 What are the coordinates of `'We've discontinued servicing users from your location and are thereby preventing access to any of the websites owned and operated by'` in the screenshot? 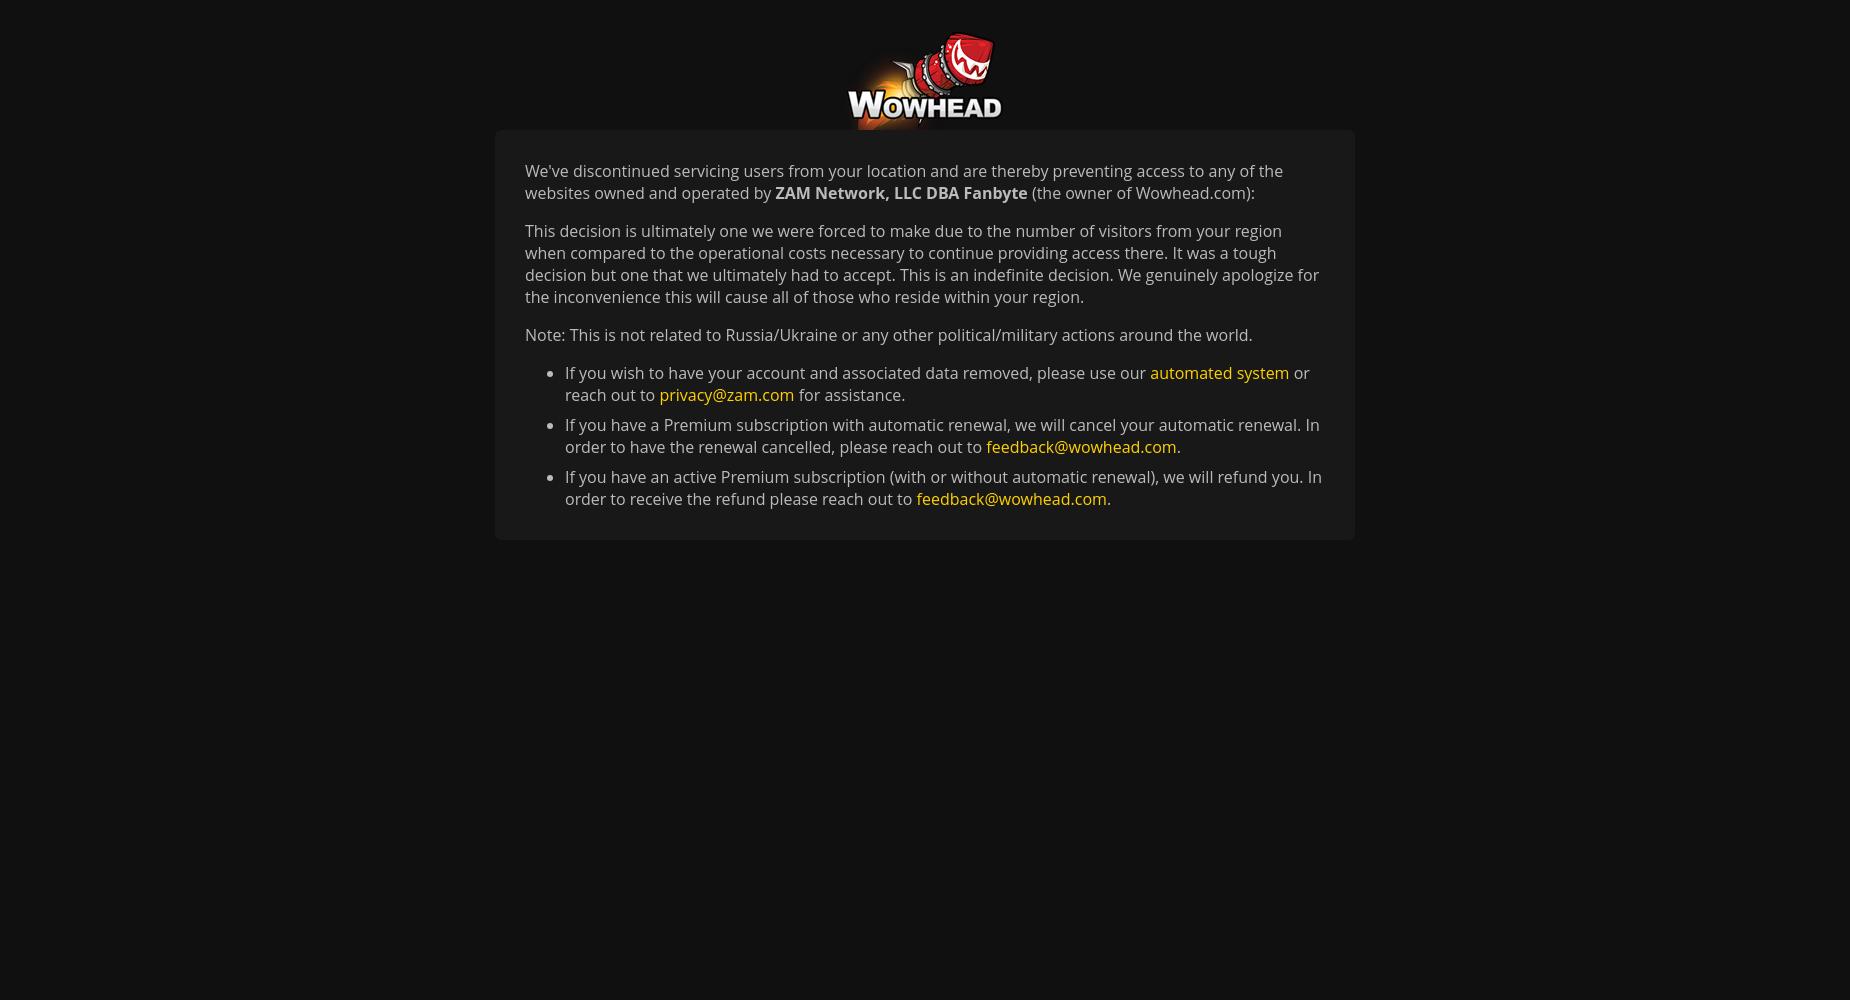 It's located at (903, 182).